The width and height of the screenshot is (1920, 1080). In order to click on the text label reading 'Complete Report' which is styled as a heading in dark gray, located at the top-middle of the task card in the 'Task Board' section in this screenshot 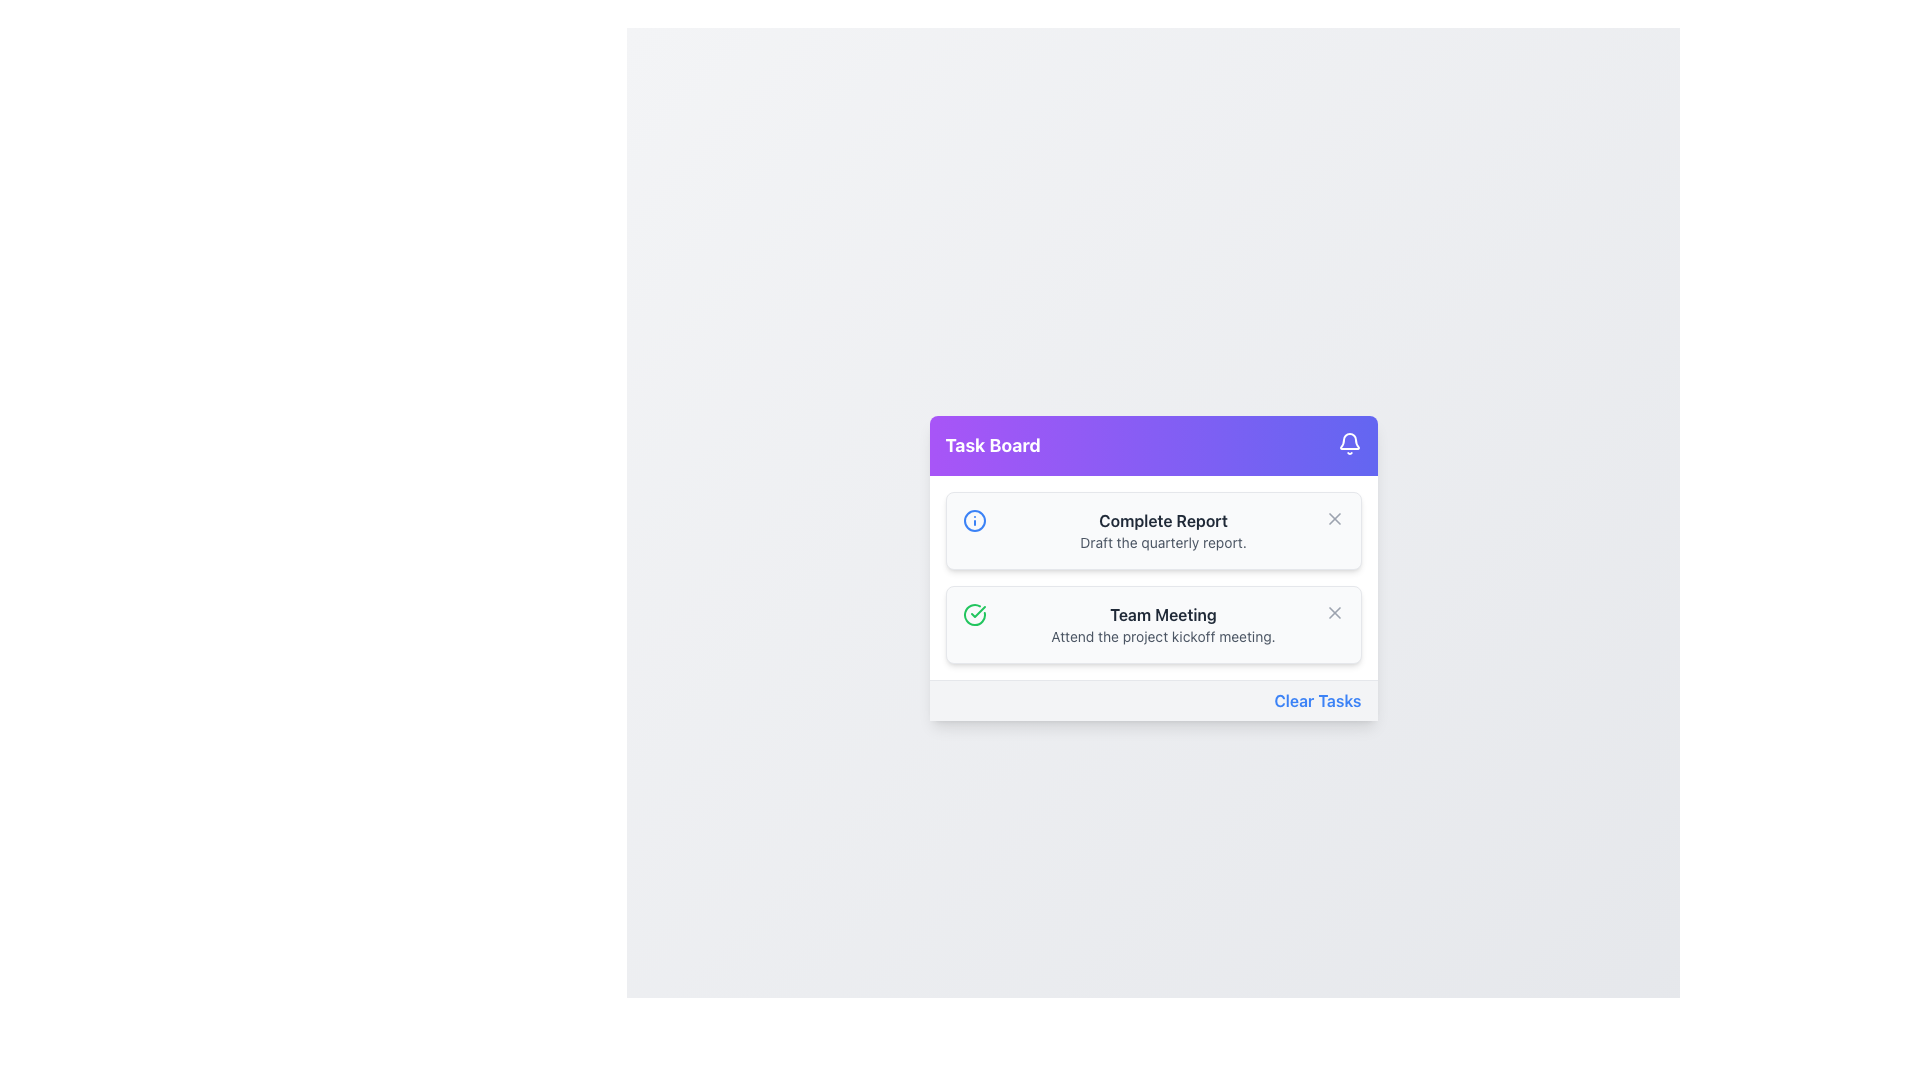, I will do `click(1163, 519)`.